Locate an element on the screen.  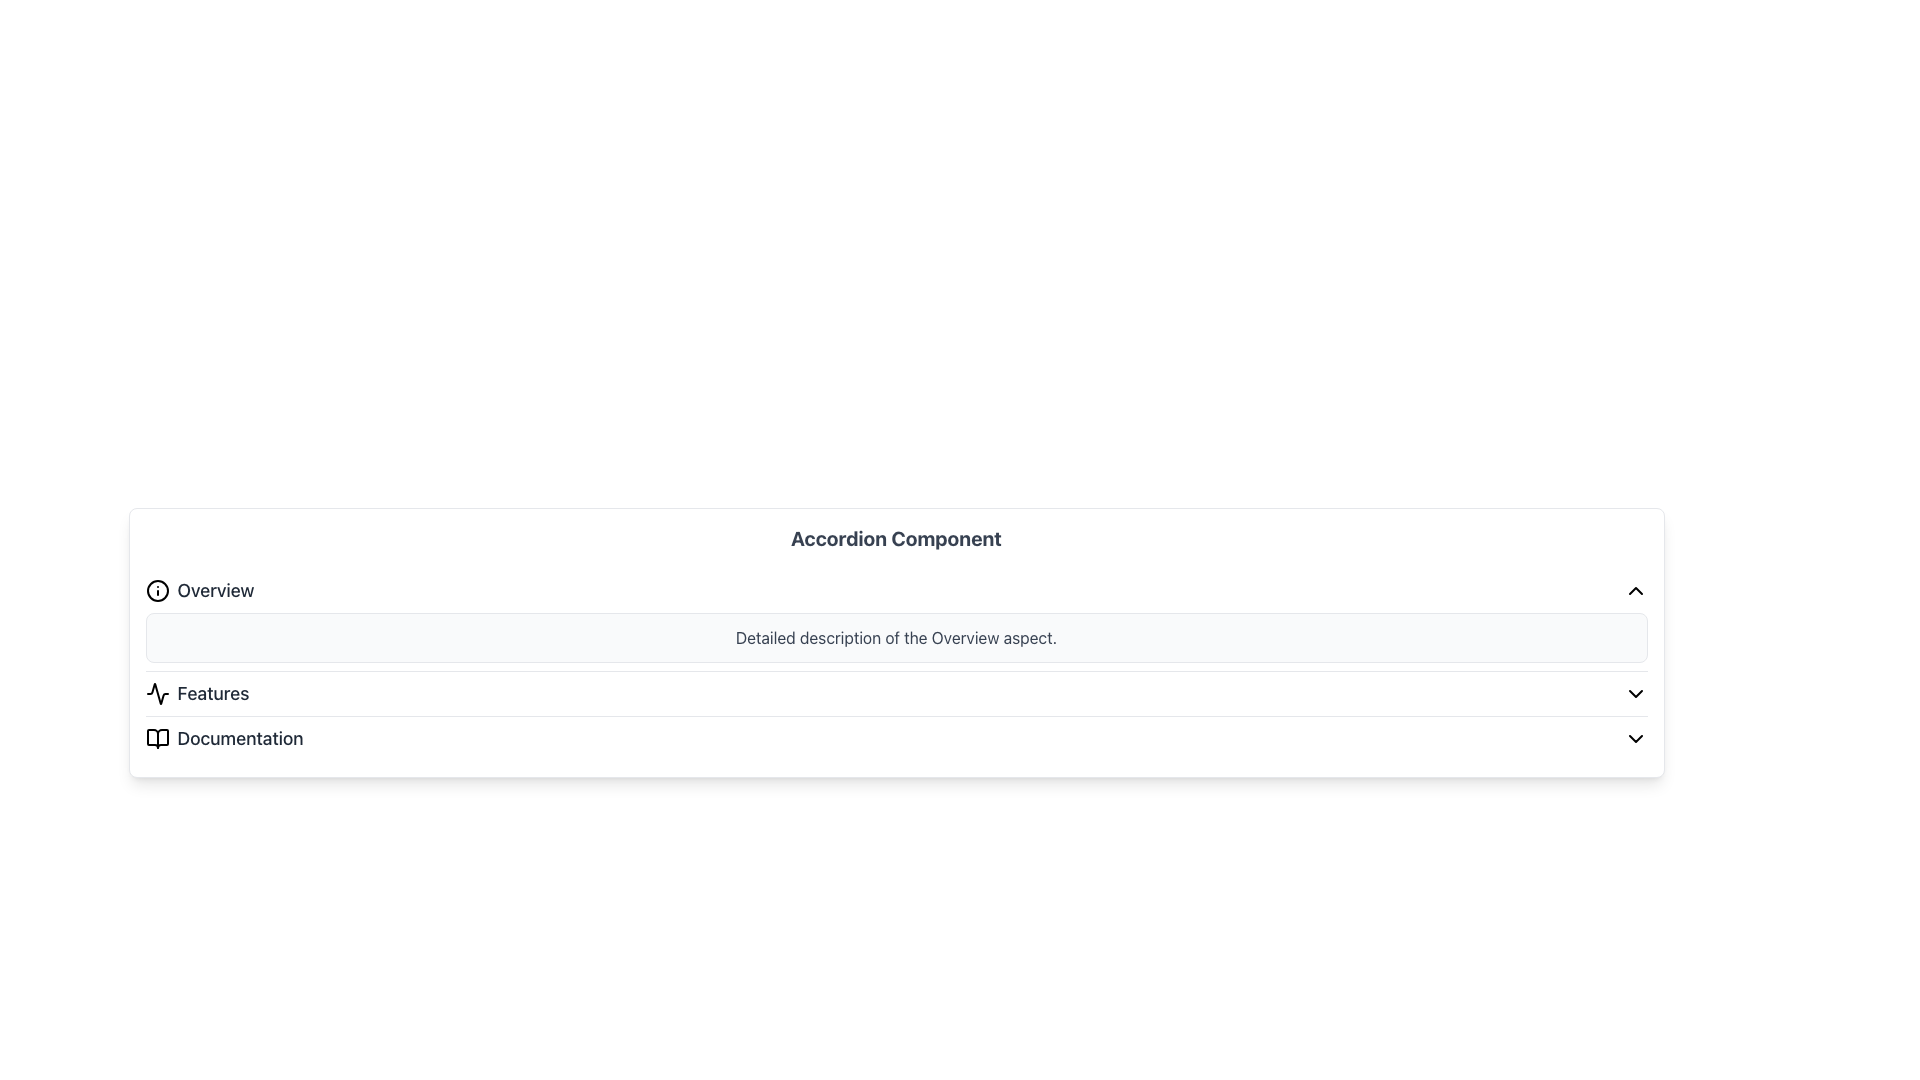
the text element that labels the accordion section titled 'Features' is located at coordinates (213, 693).